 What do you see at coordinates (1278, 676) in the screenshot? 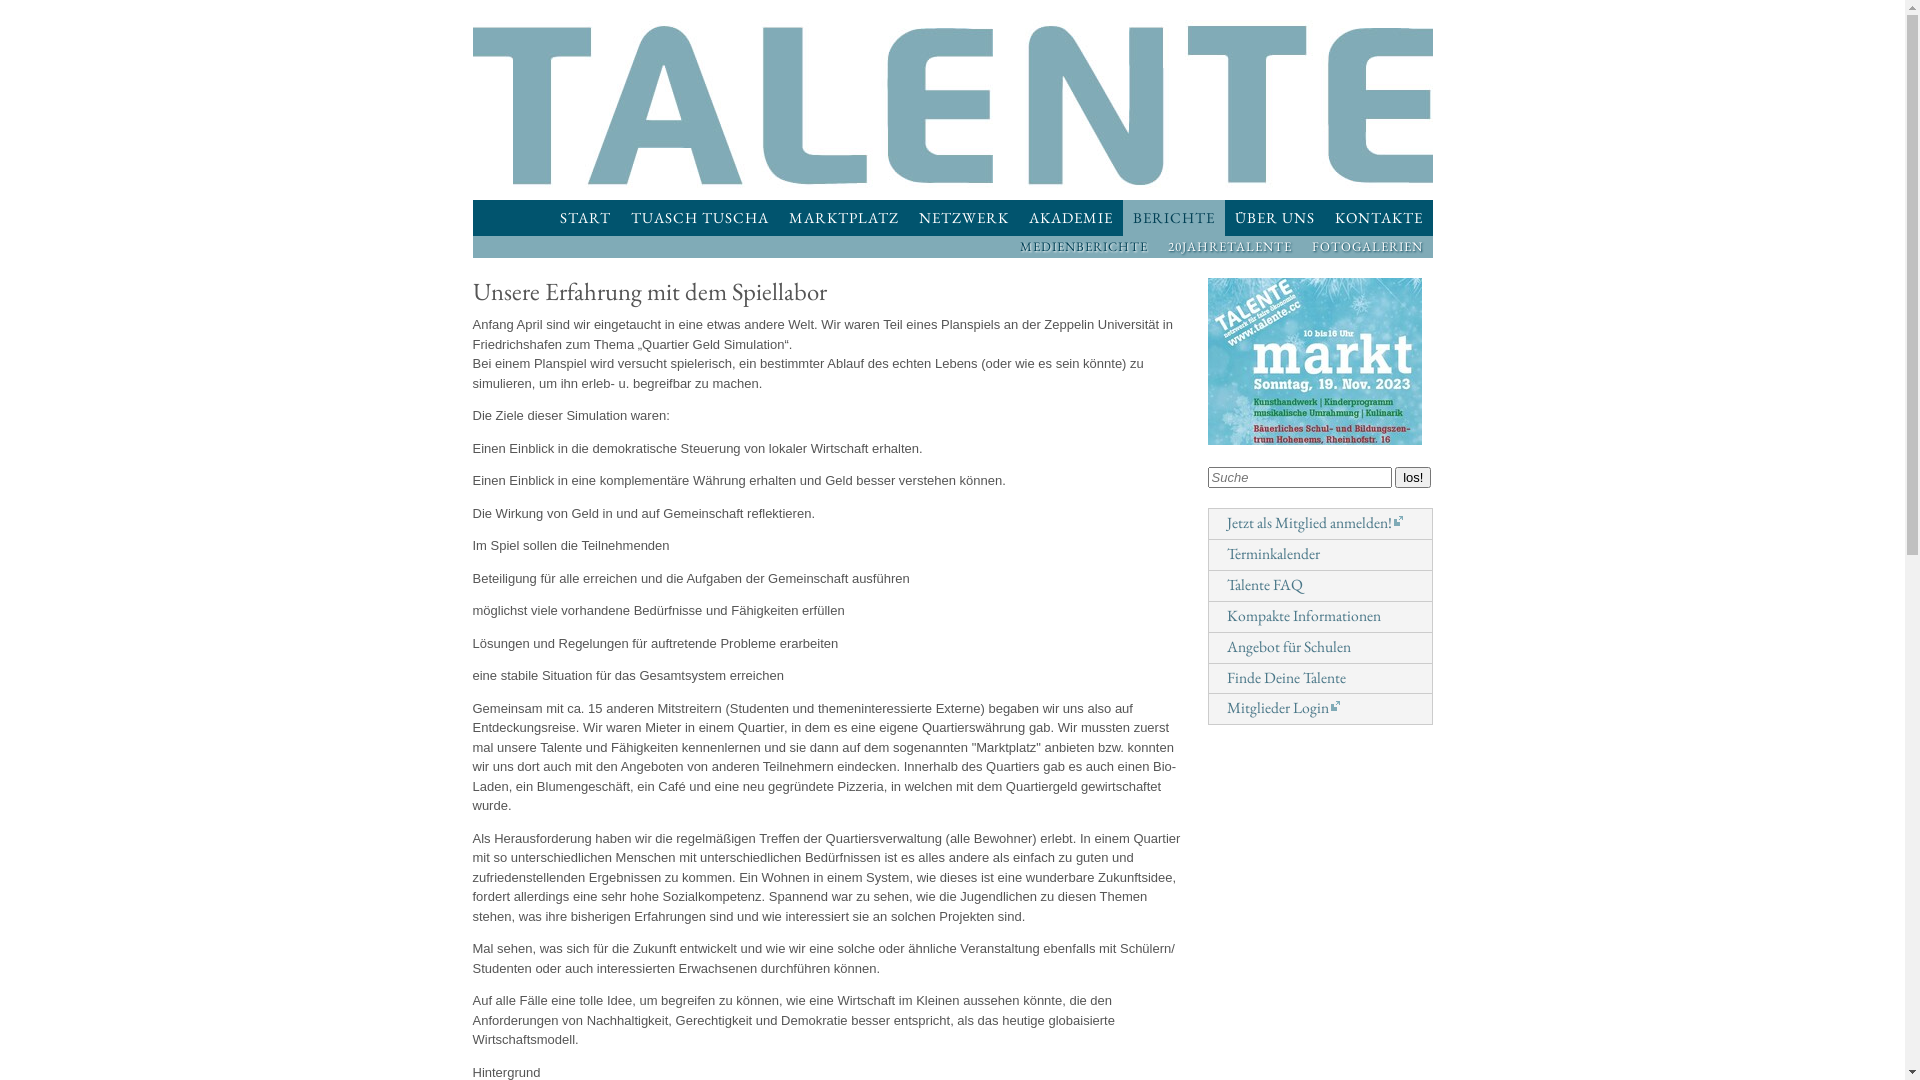
I see `'Finde Deine Talente'` at bounding box center [1278, 676].